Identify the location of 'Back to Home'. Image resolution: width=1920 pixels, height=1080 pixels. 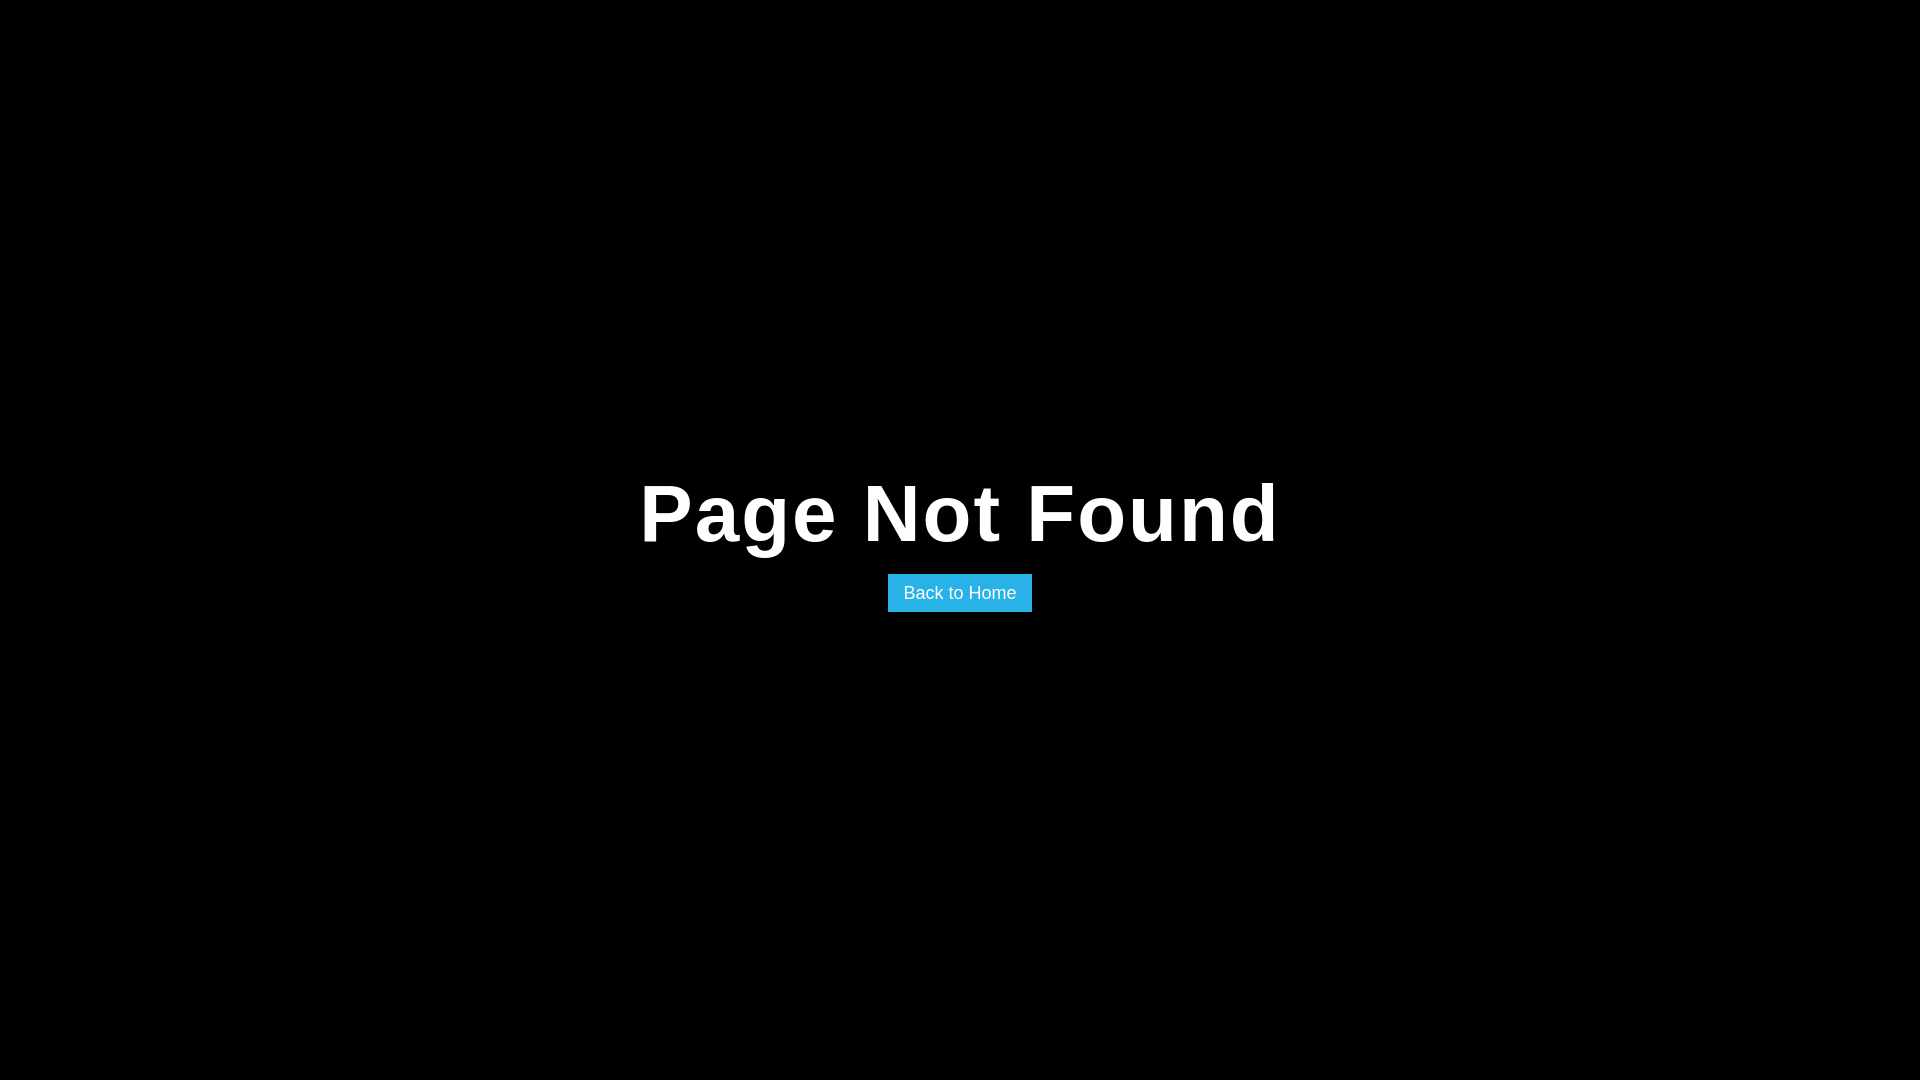
(887, 592).